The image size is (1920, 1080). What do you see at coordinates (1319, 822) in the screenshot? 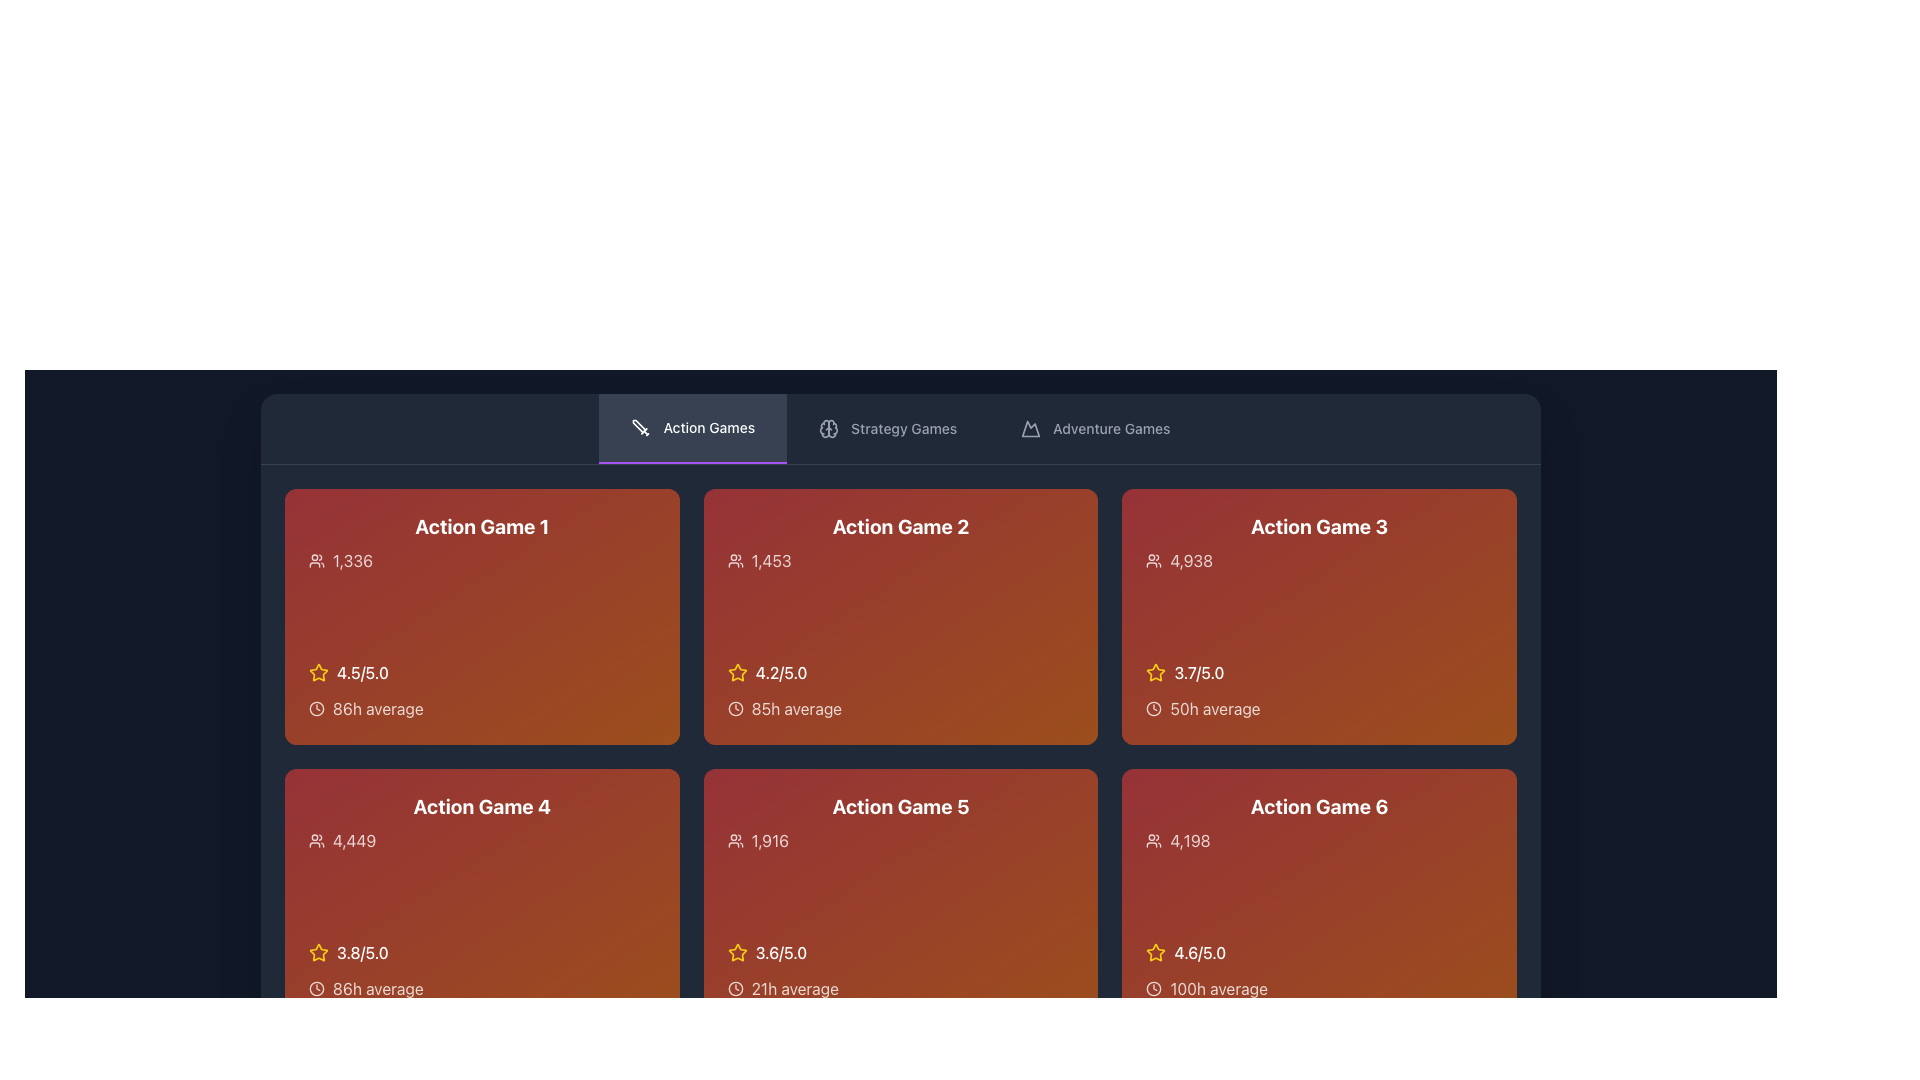
I see `displayed title and user count for 'Action Game 6' located in the bottom-right card of the grid layout` at bounding box center [1319, 822].